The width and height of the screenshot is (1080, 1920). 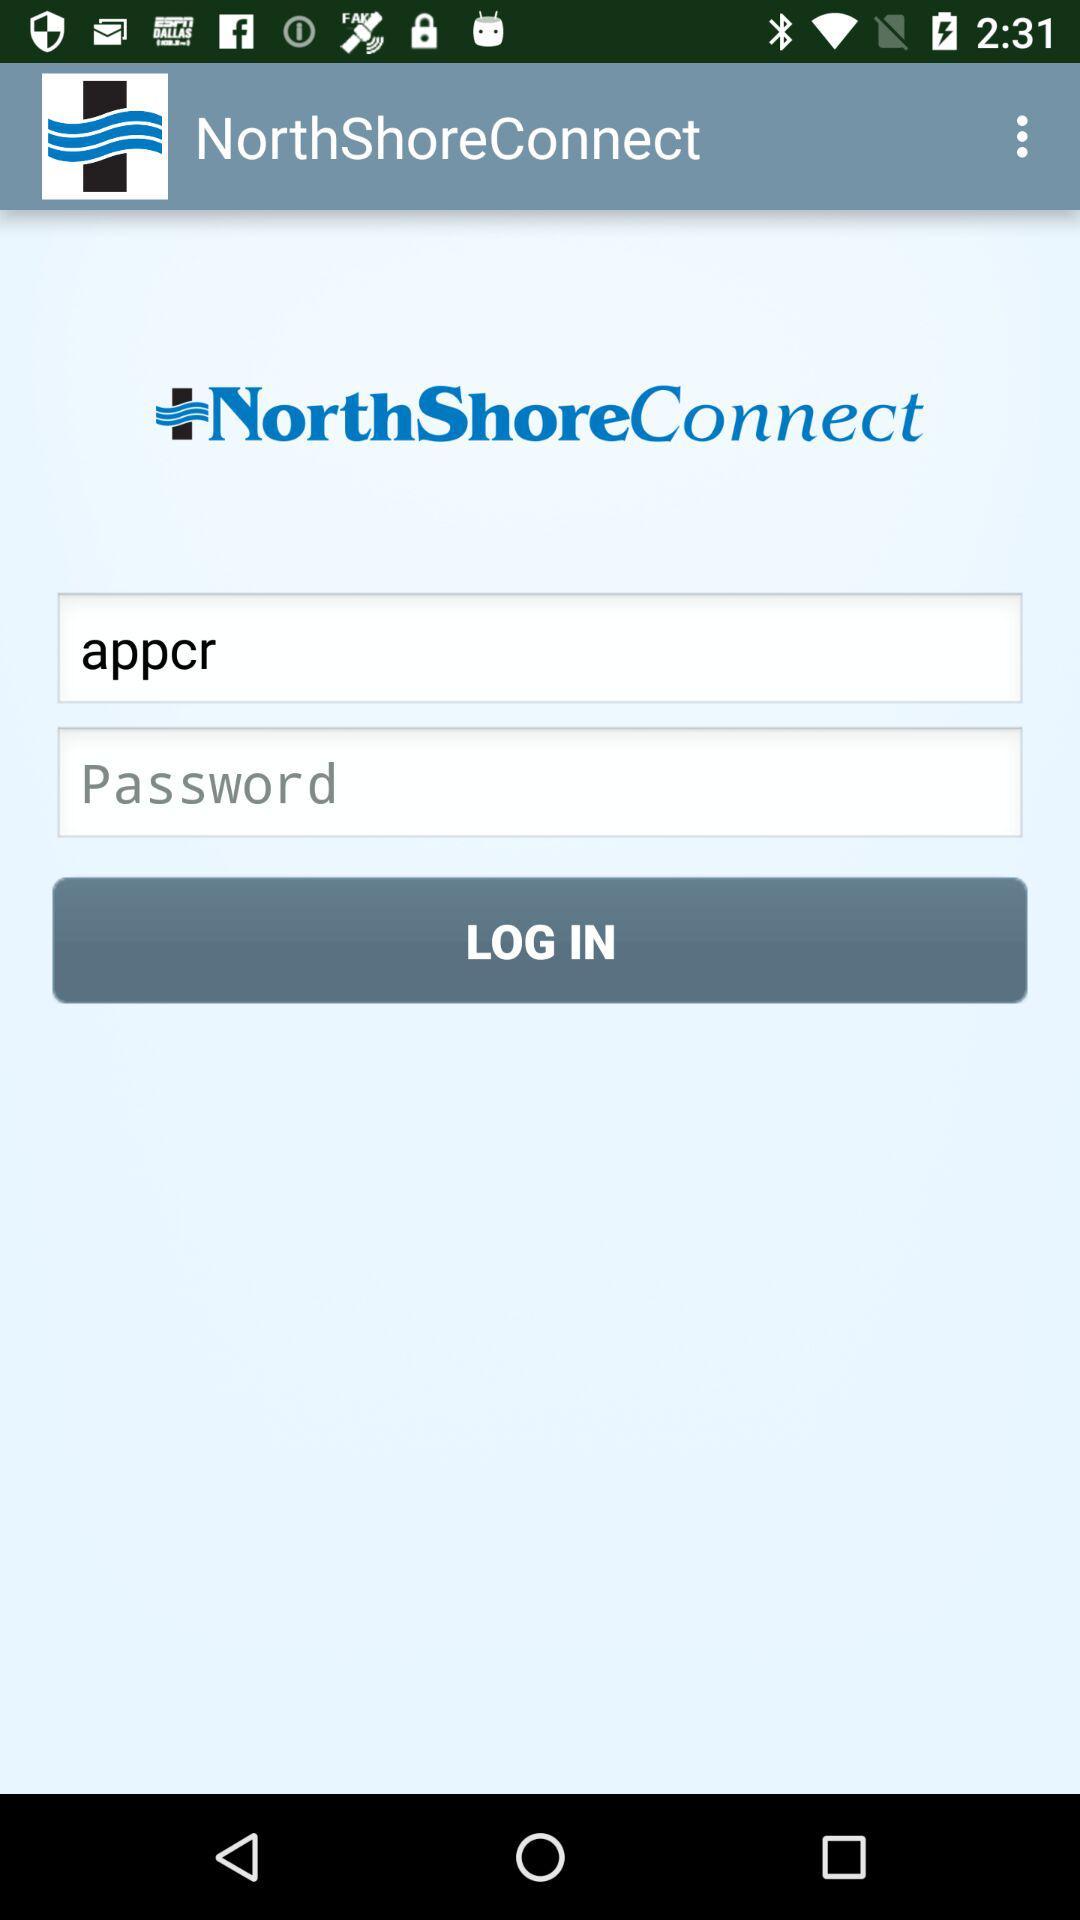 What do you see at coordinates (540, 939) in the screenshot?
I see `the log in item` at bounding box center [540, 939].